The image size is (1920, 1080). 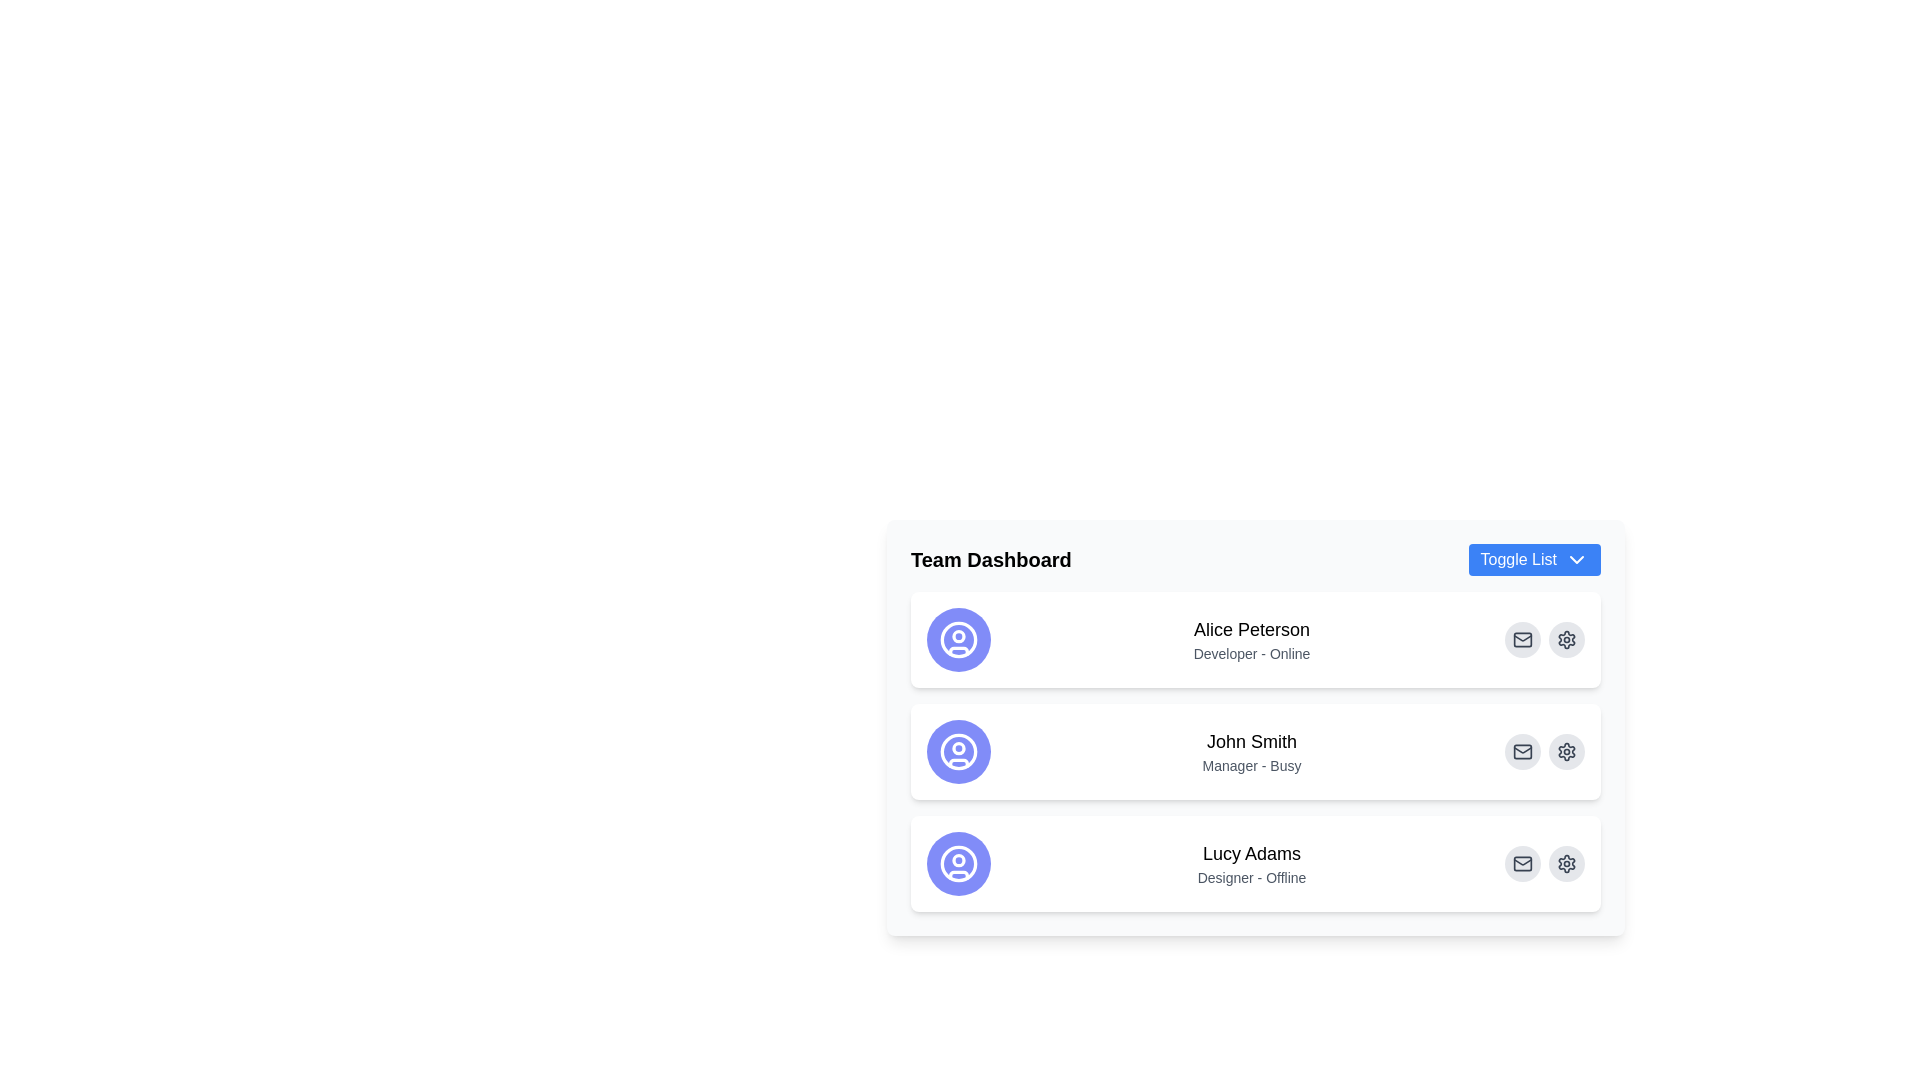 I want to click on the email button for Lucy Adams, positioned at the bottom of the profile card, so click(x=1521, y=863).